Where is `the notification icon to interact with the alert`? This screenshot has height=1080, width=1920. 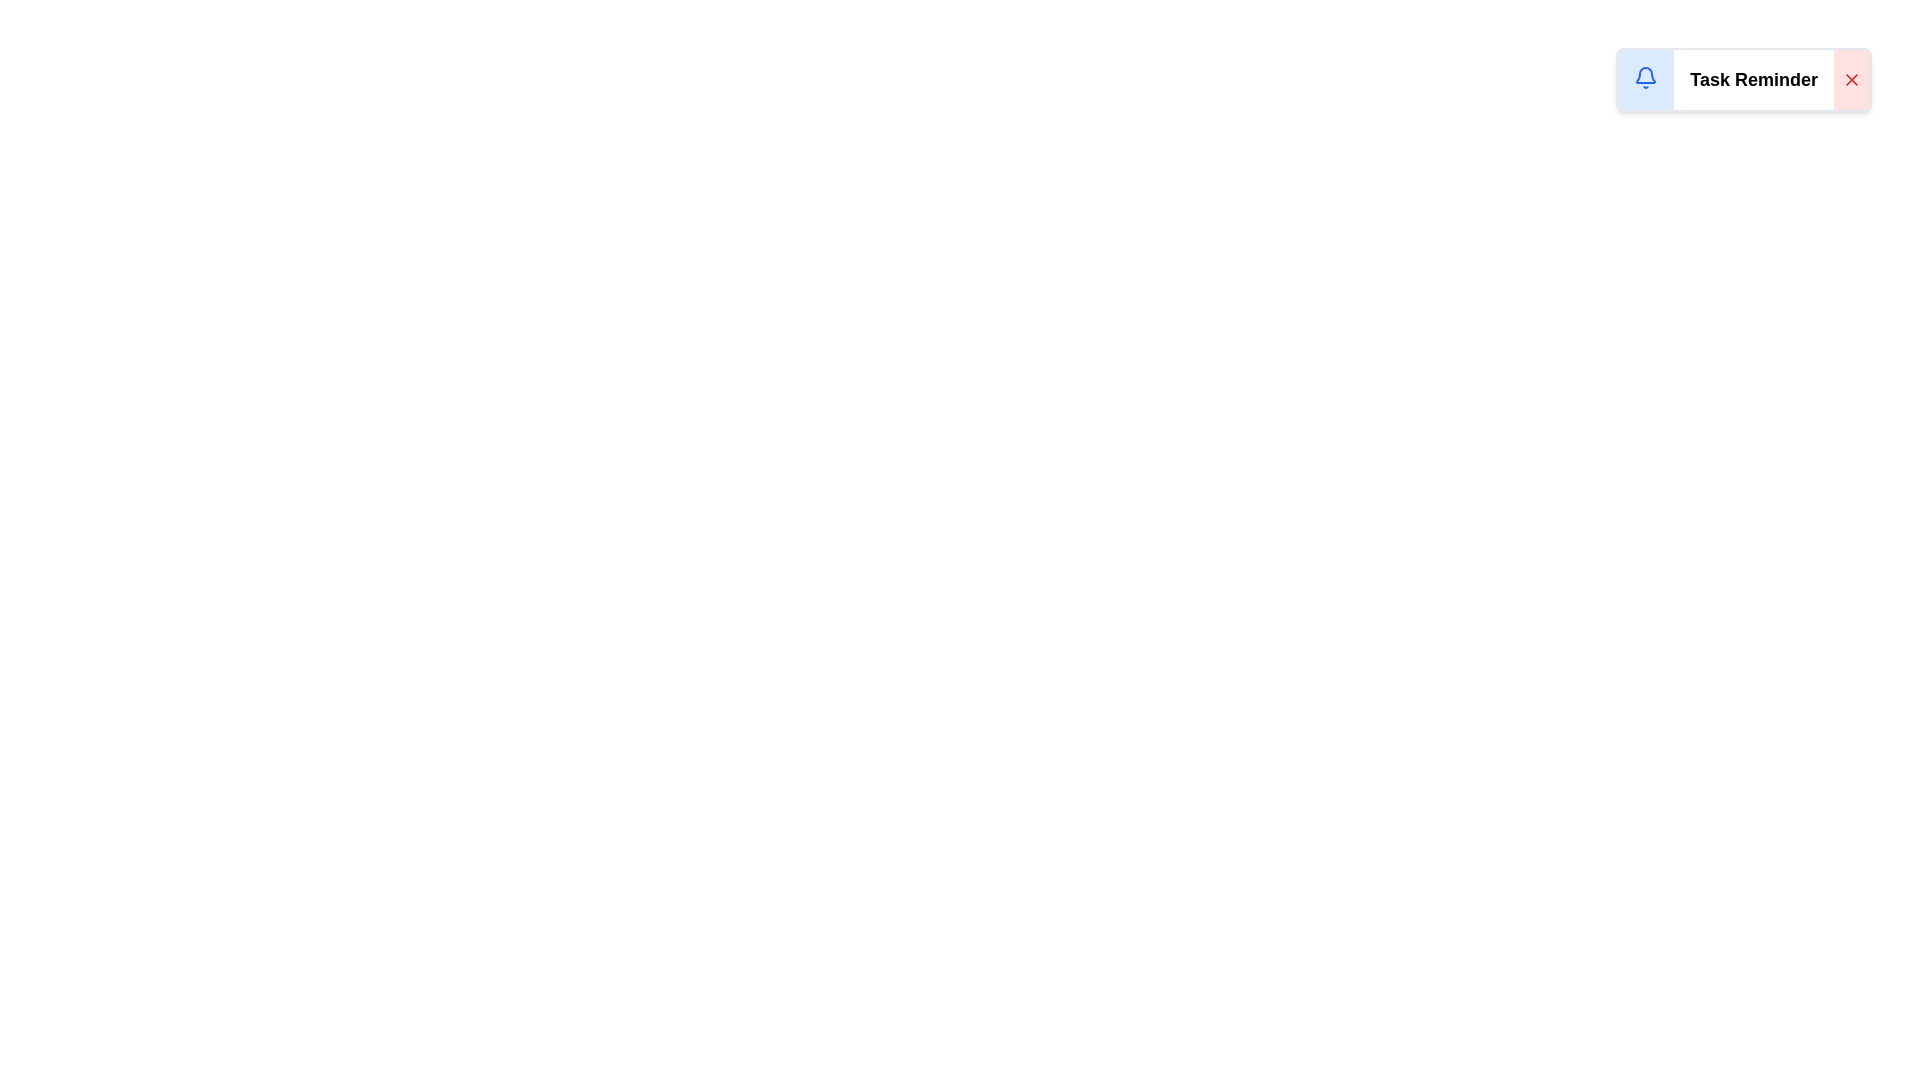 the notification icon to interact with the alert is located at coordinates (1646, 76).